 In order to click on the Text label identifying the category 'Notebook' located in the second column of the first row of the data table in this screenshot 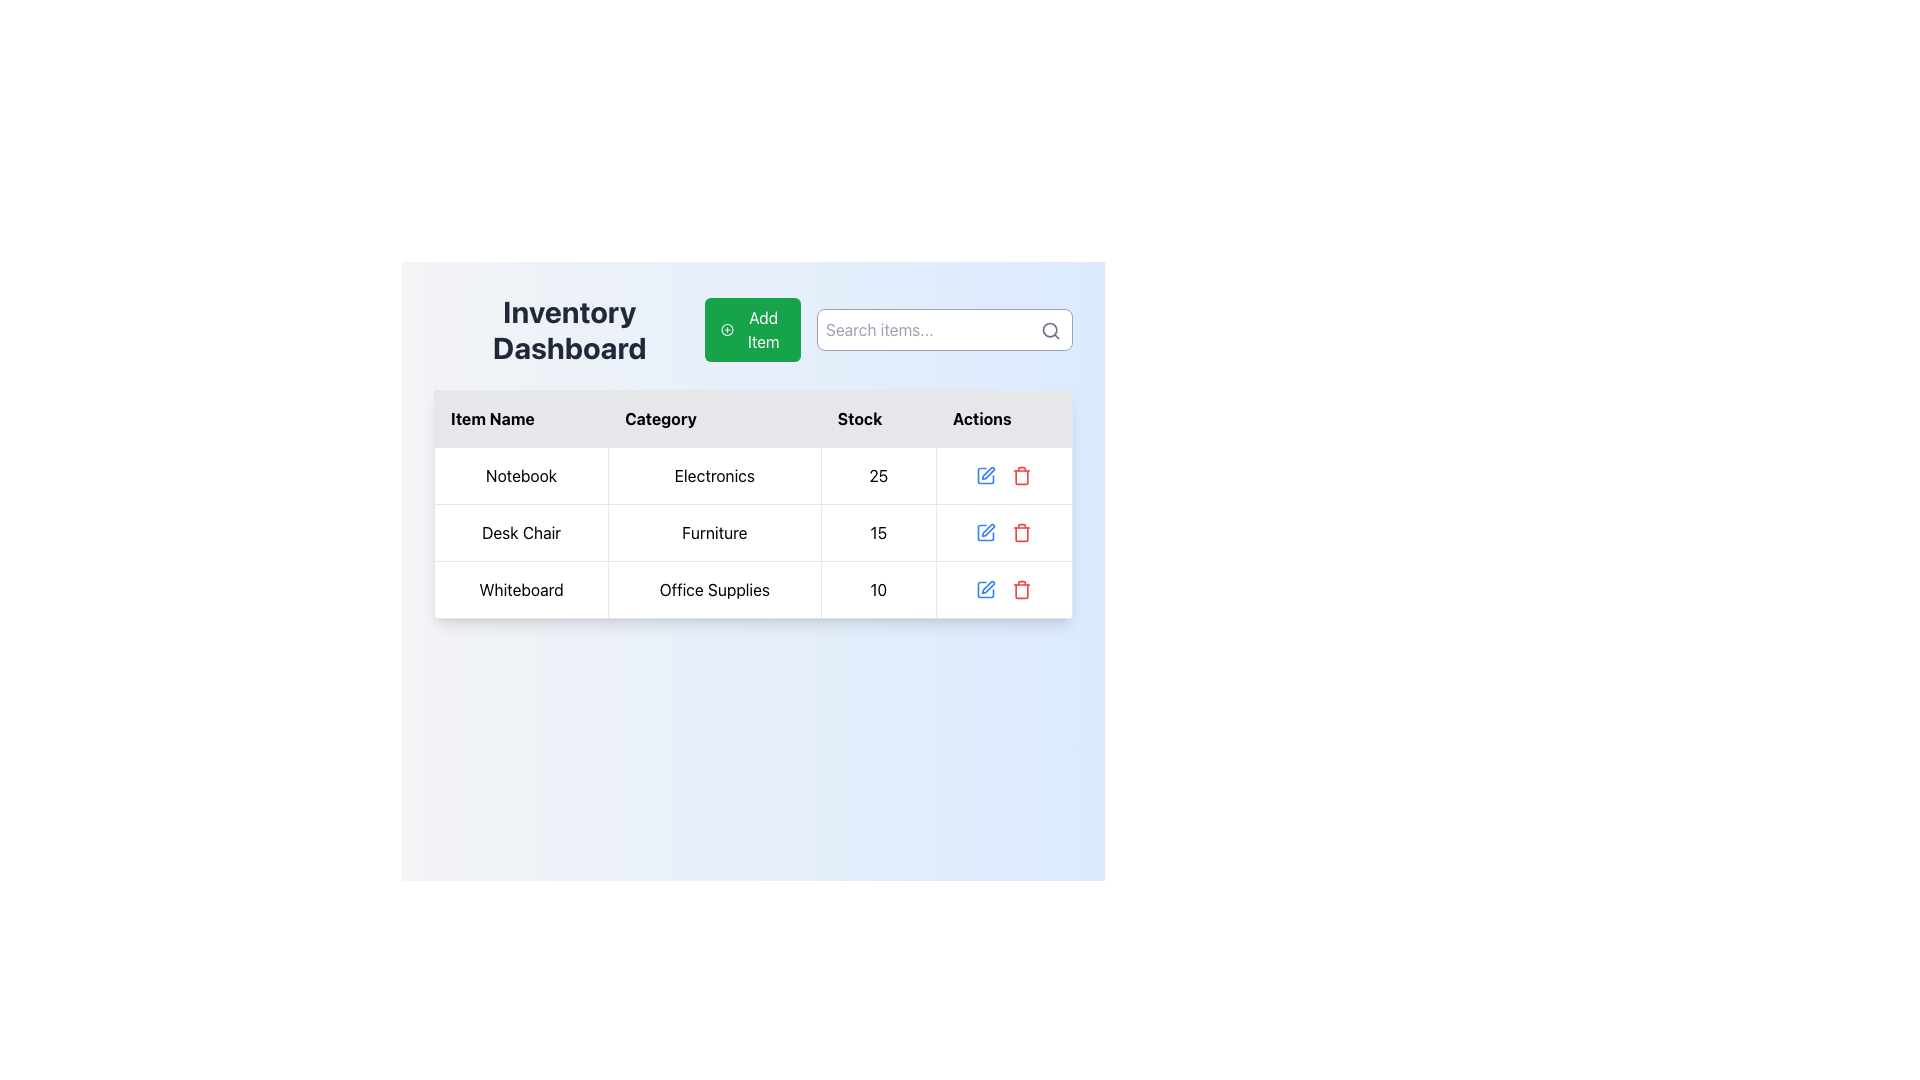, I will do `click(714, 475)`.